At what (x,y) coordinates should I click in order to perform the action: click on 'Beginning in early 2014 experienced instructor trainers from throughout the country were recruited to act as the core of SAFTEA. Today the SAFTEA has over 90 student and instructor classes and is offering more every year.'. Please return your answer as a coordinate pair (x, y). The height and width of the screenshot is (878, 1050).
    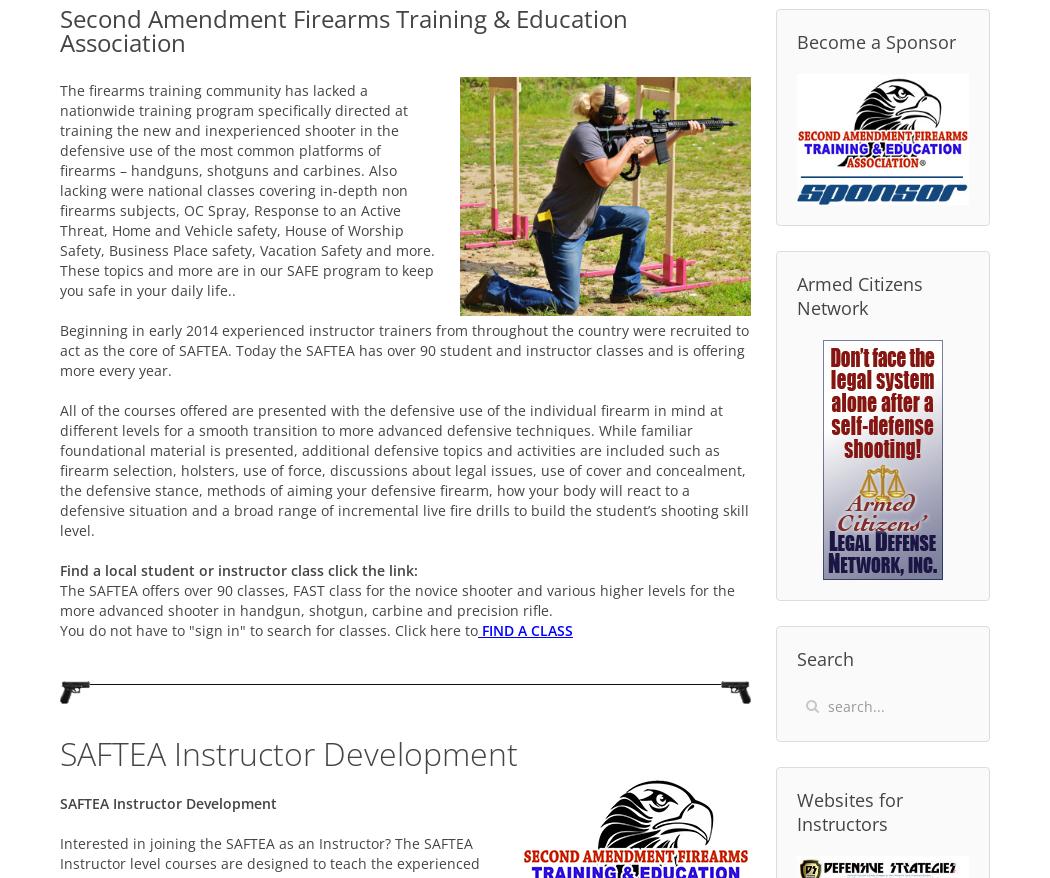
    Looking at the image, I should click on (58, 349).